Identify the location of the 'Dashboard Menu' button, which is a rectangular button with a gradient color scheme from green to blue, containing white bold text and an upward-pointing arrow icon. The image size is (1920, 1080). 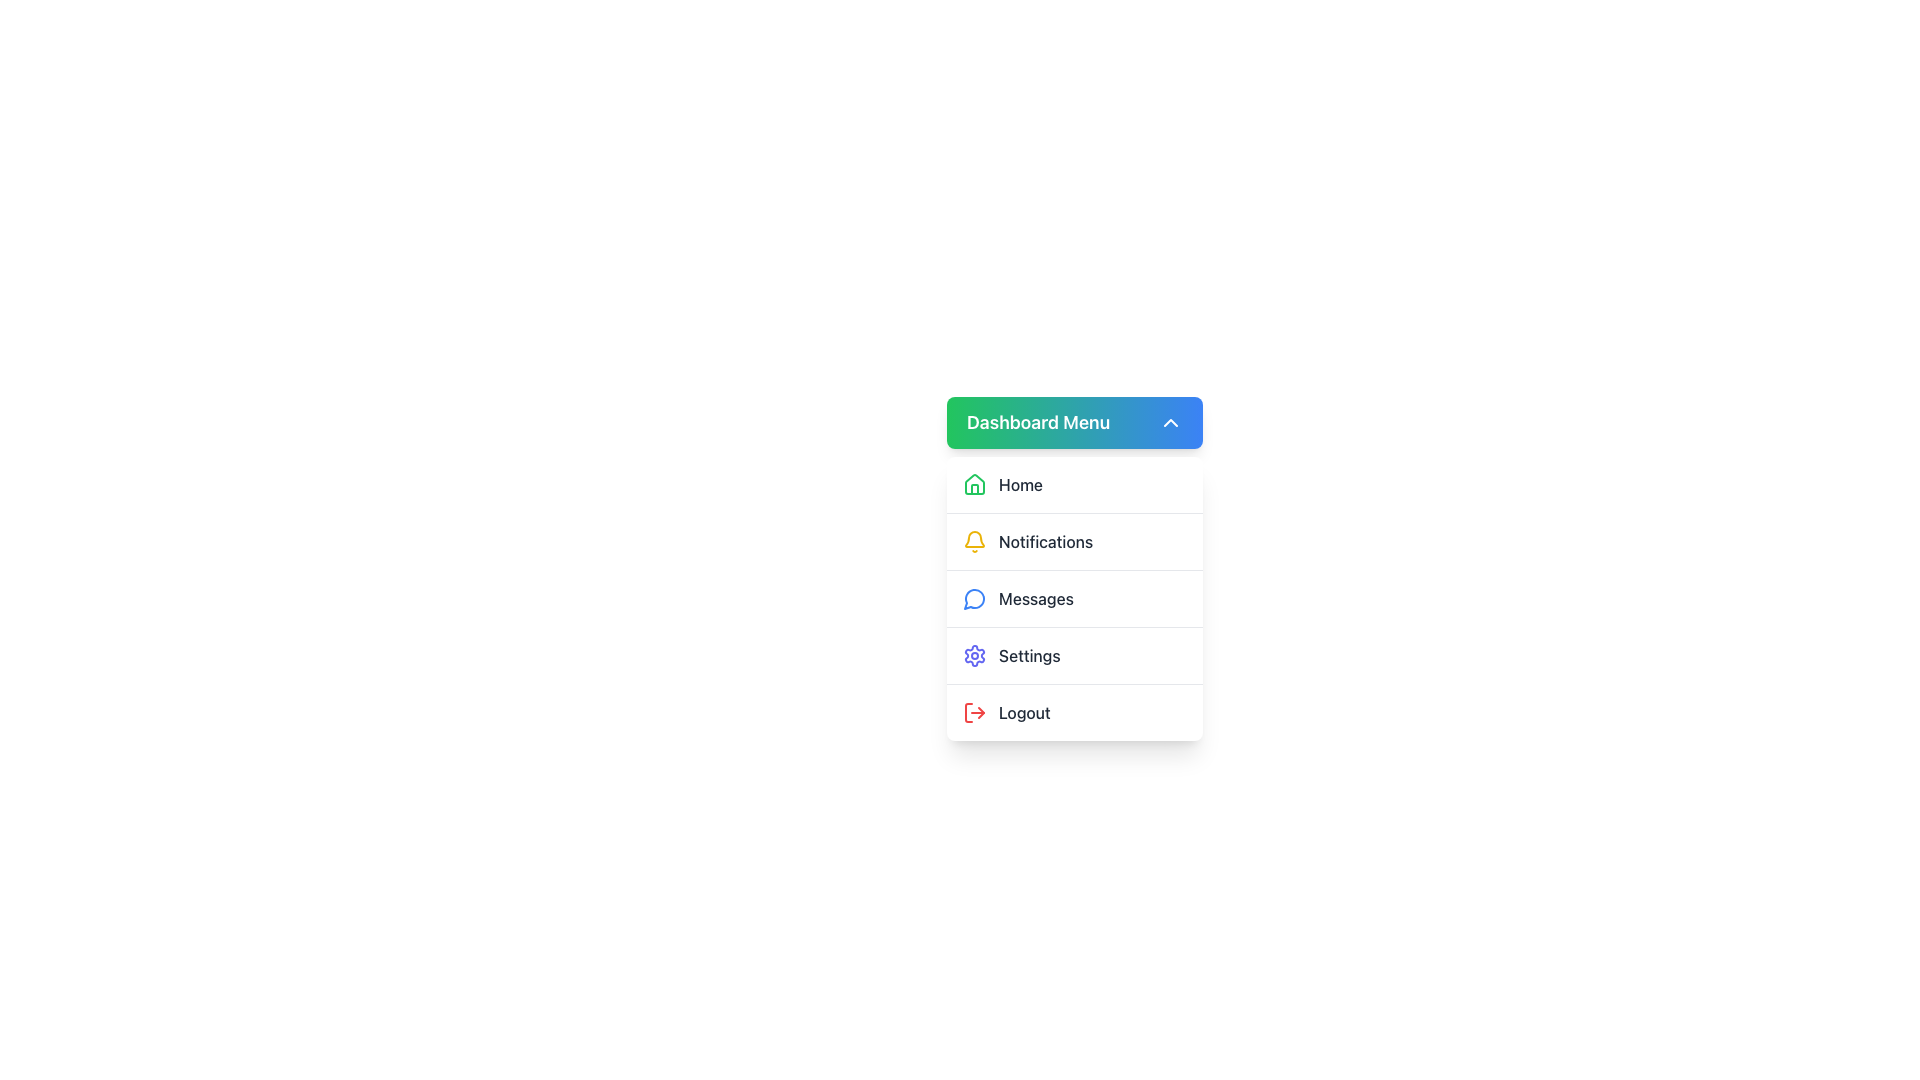
(1074, 422).